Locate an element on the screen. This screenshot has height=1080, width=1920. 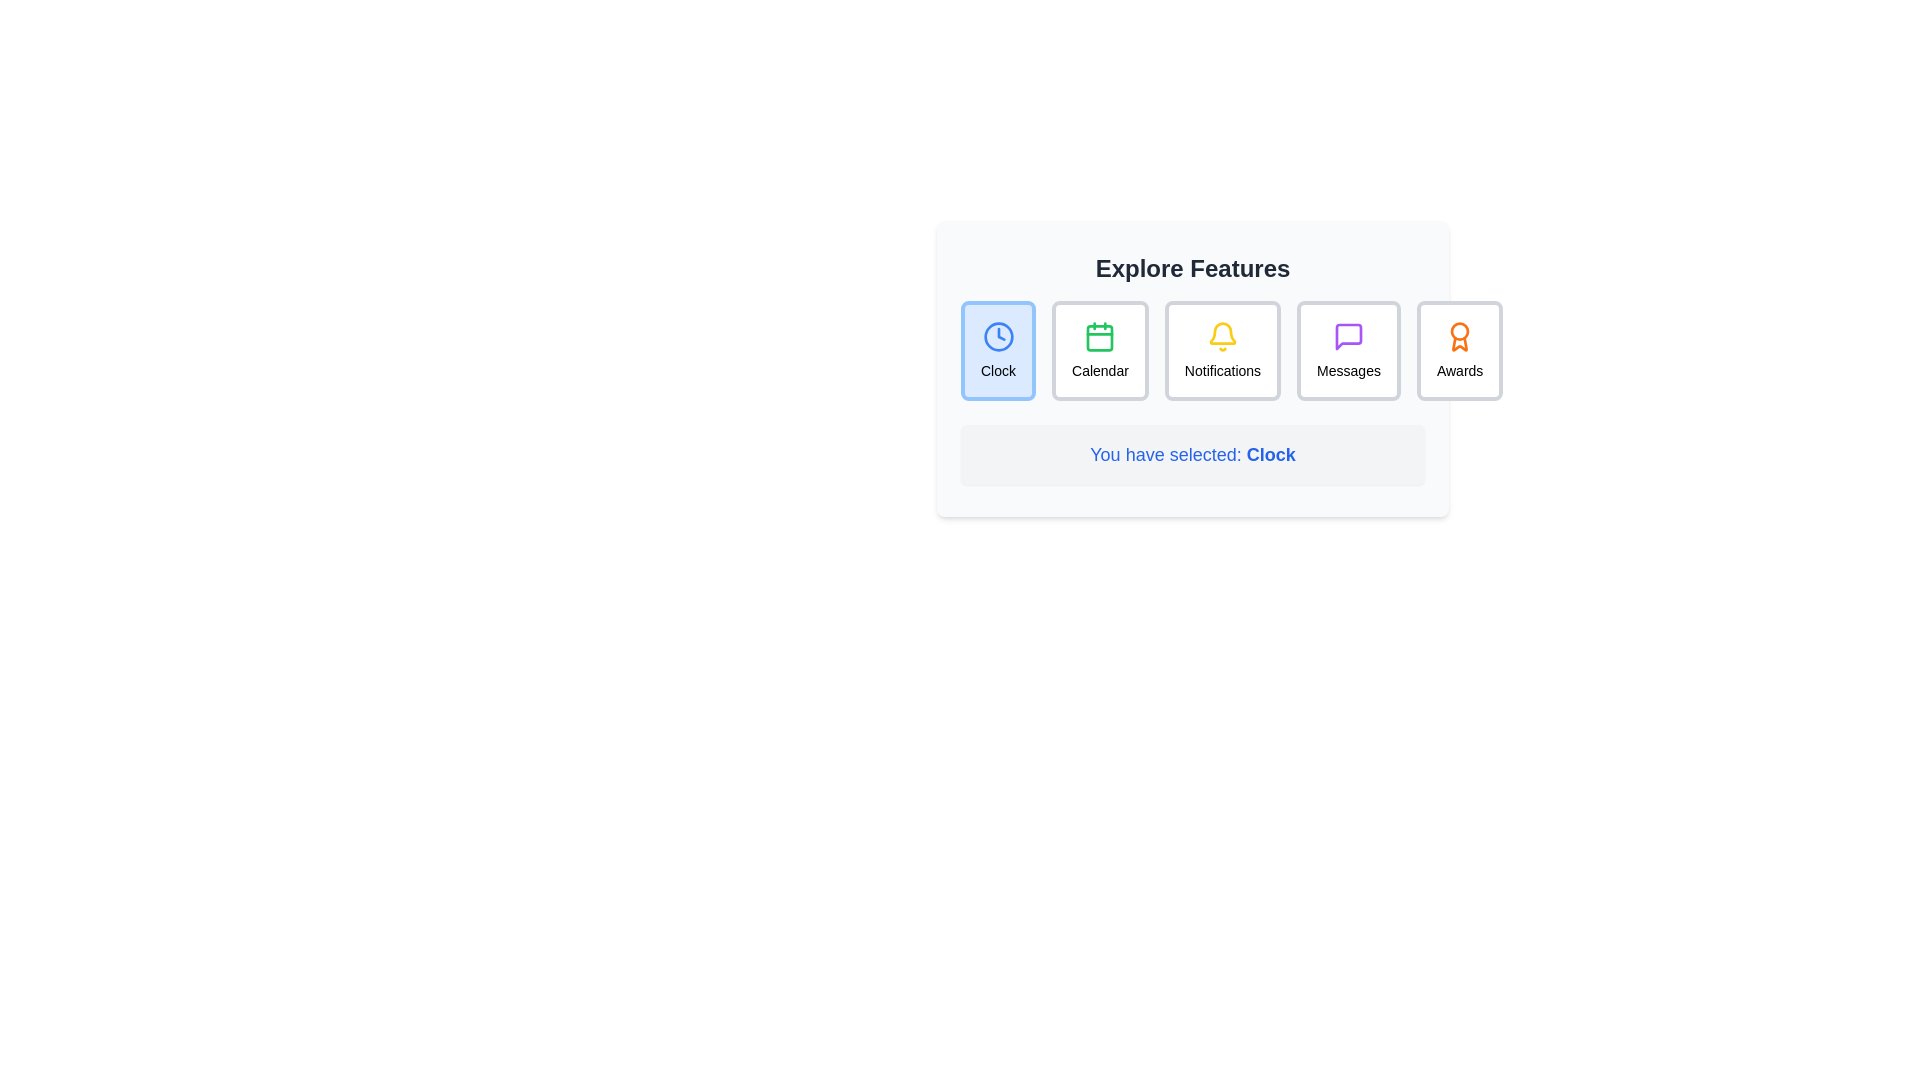
the 'Messages' button, which is the third option in the feature selection interface is located at coordinates (1348, 350).